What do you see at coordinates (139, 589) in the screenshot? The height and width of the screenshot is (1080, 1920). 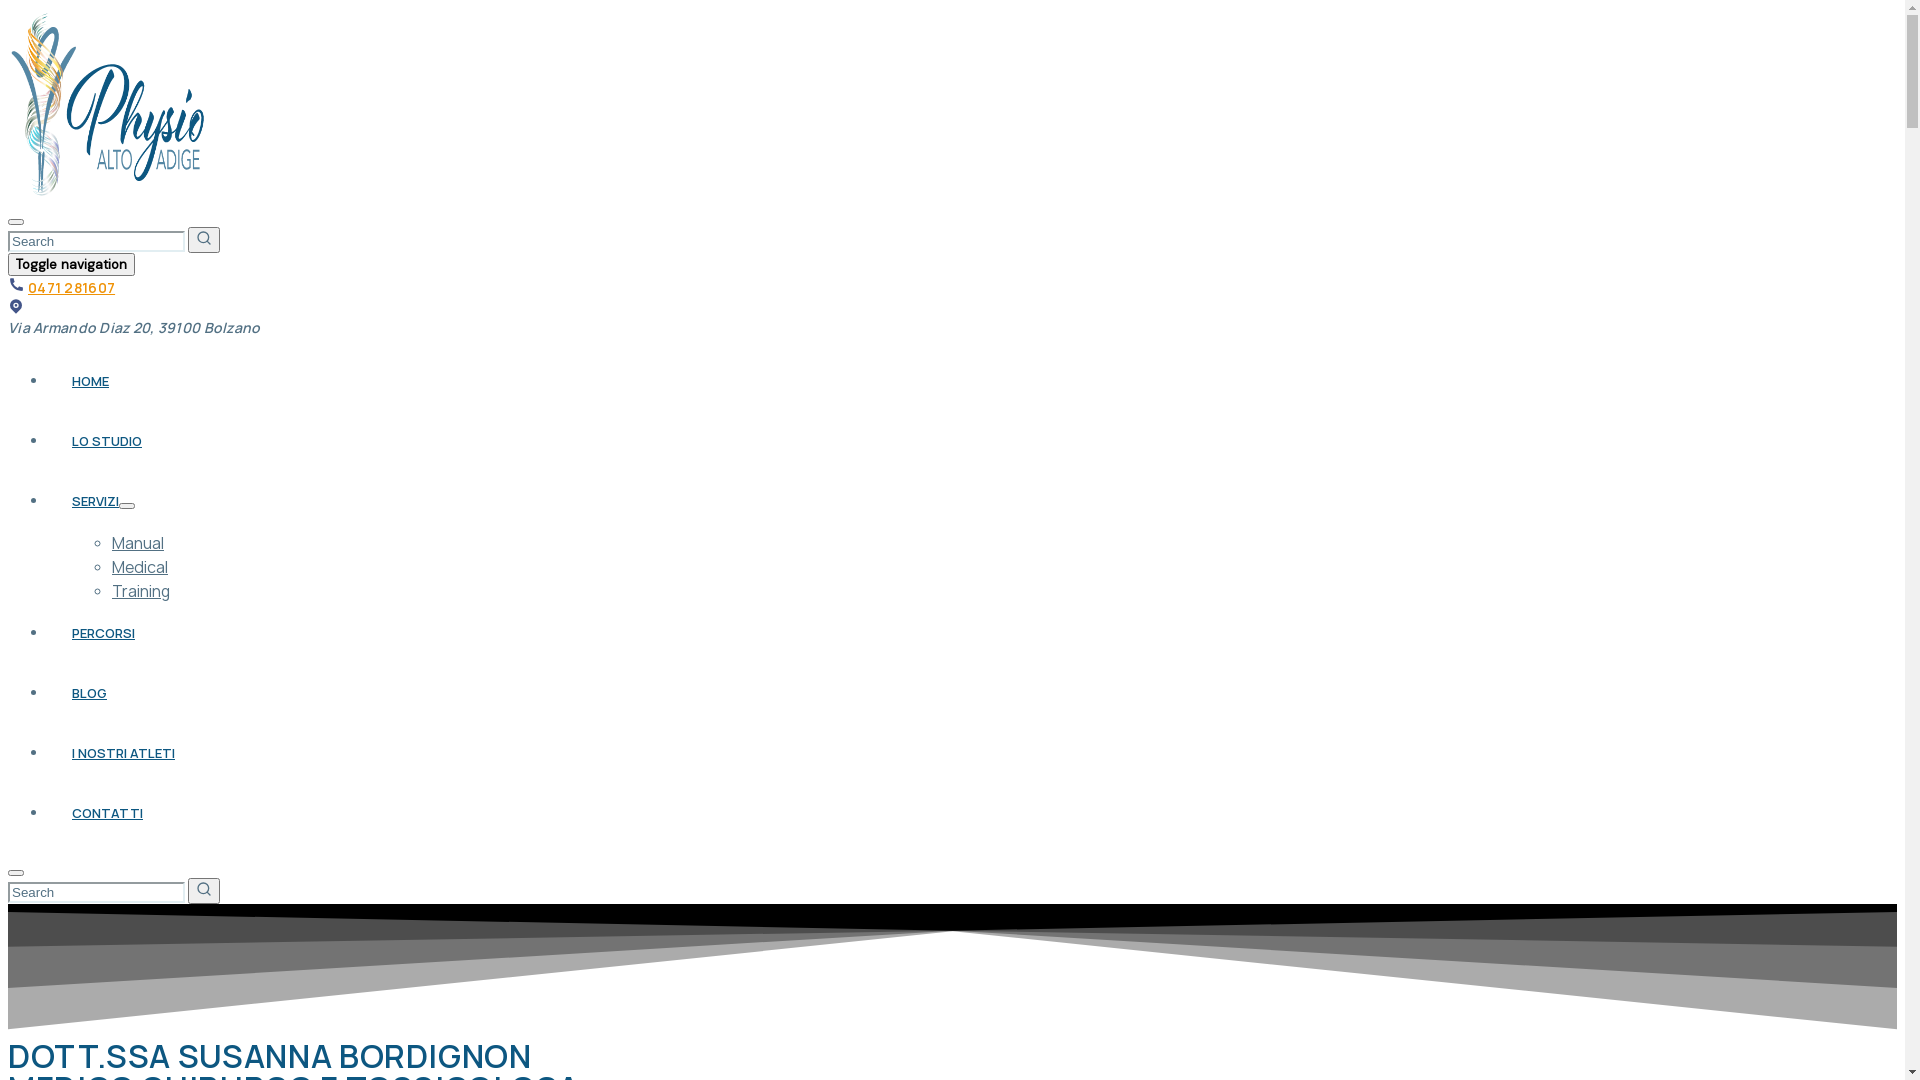 I see `'Training'` at bounding box center [139, 589].